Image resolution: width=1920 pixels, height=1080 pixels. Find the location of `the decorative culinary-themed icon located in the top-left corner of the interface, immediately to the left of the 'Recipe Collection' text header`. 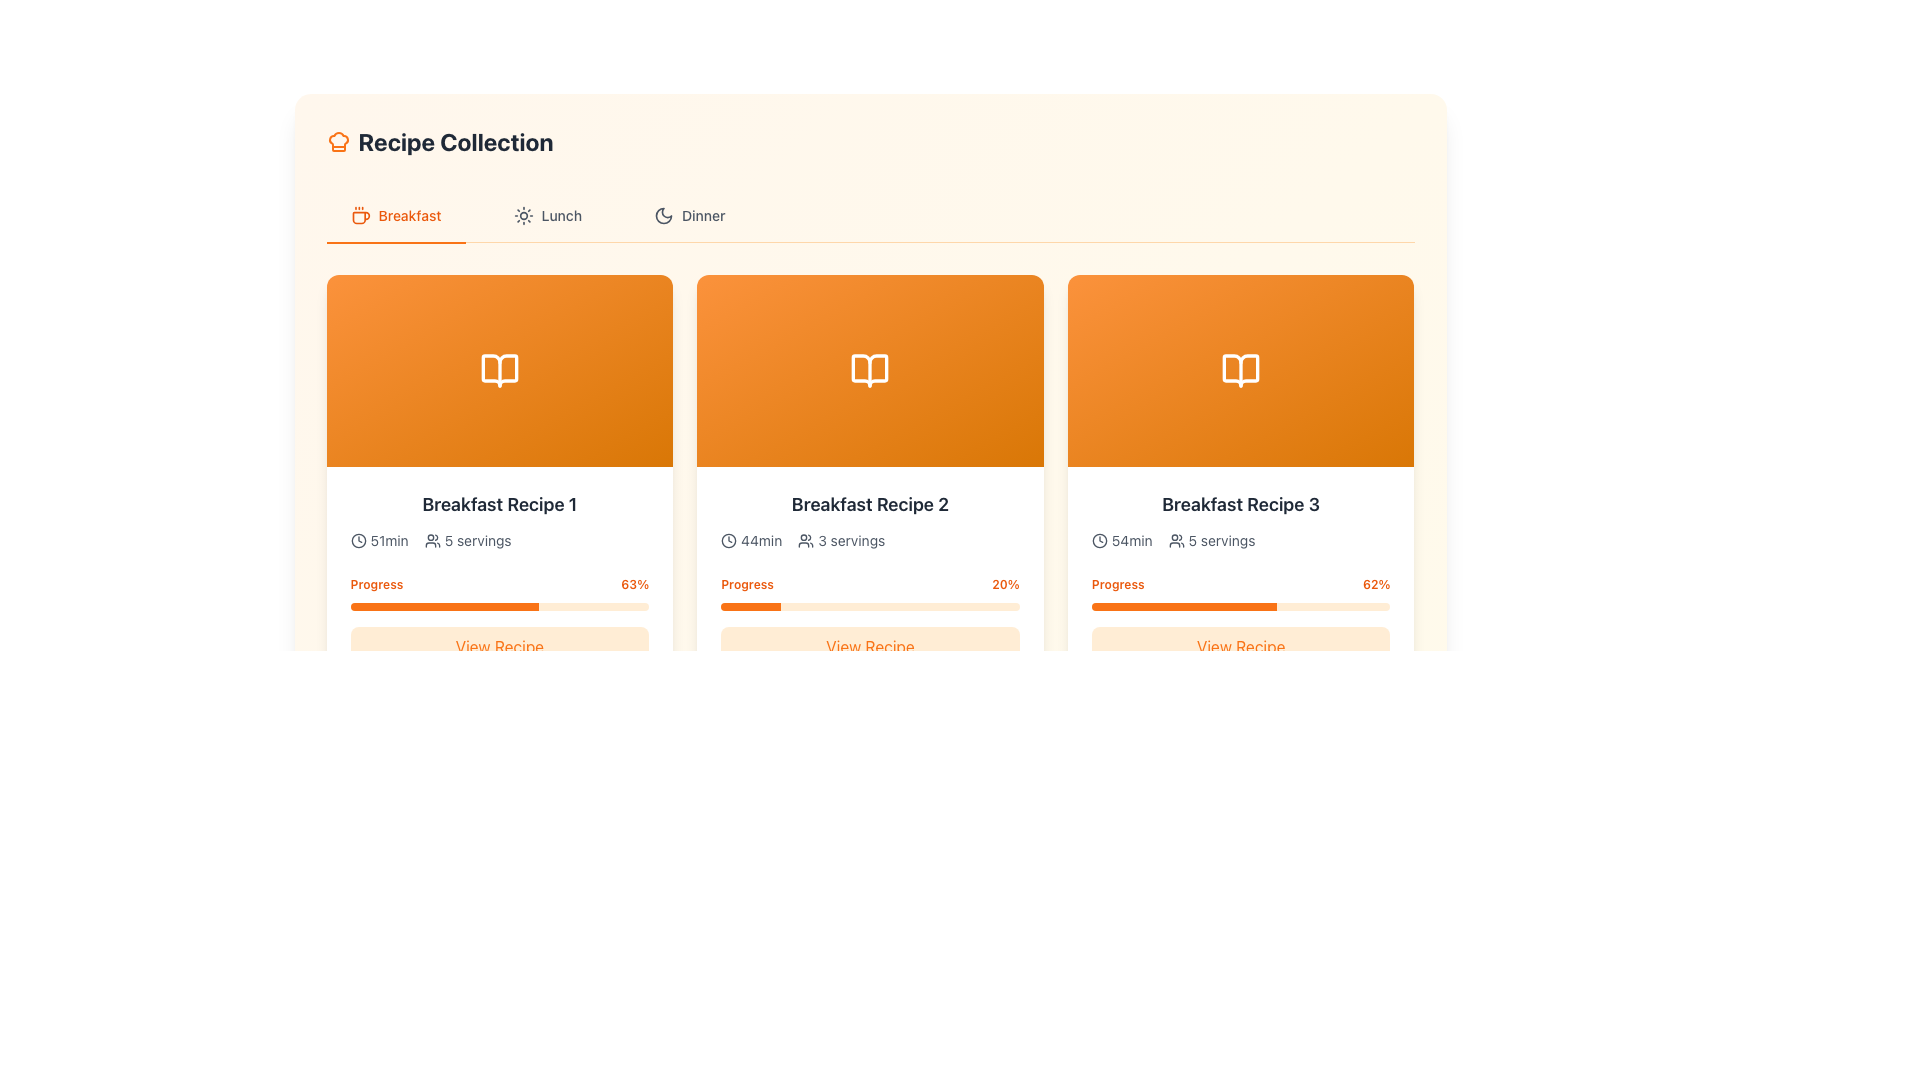

the decorative culinary-themed icon located in the top-left corner of the interface, immediately to the left of the 'Recipe Collection' text header is located at coordinates (337, 140).